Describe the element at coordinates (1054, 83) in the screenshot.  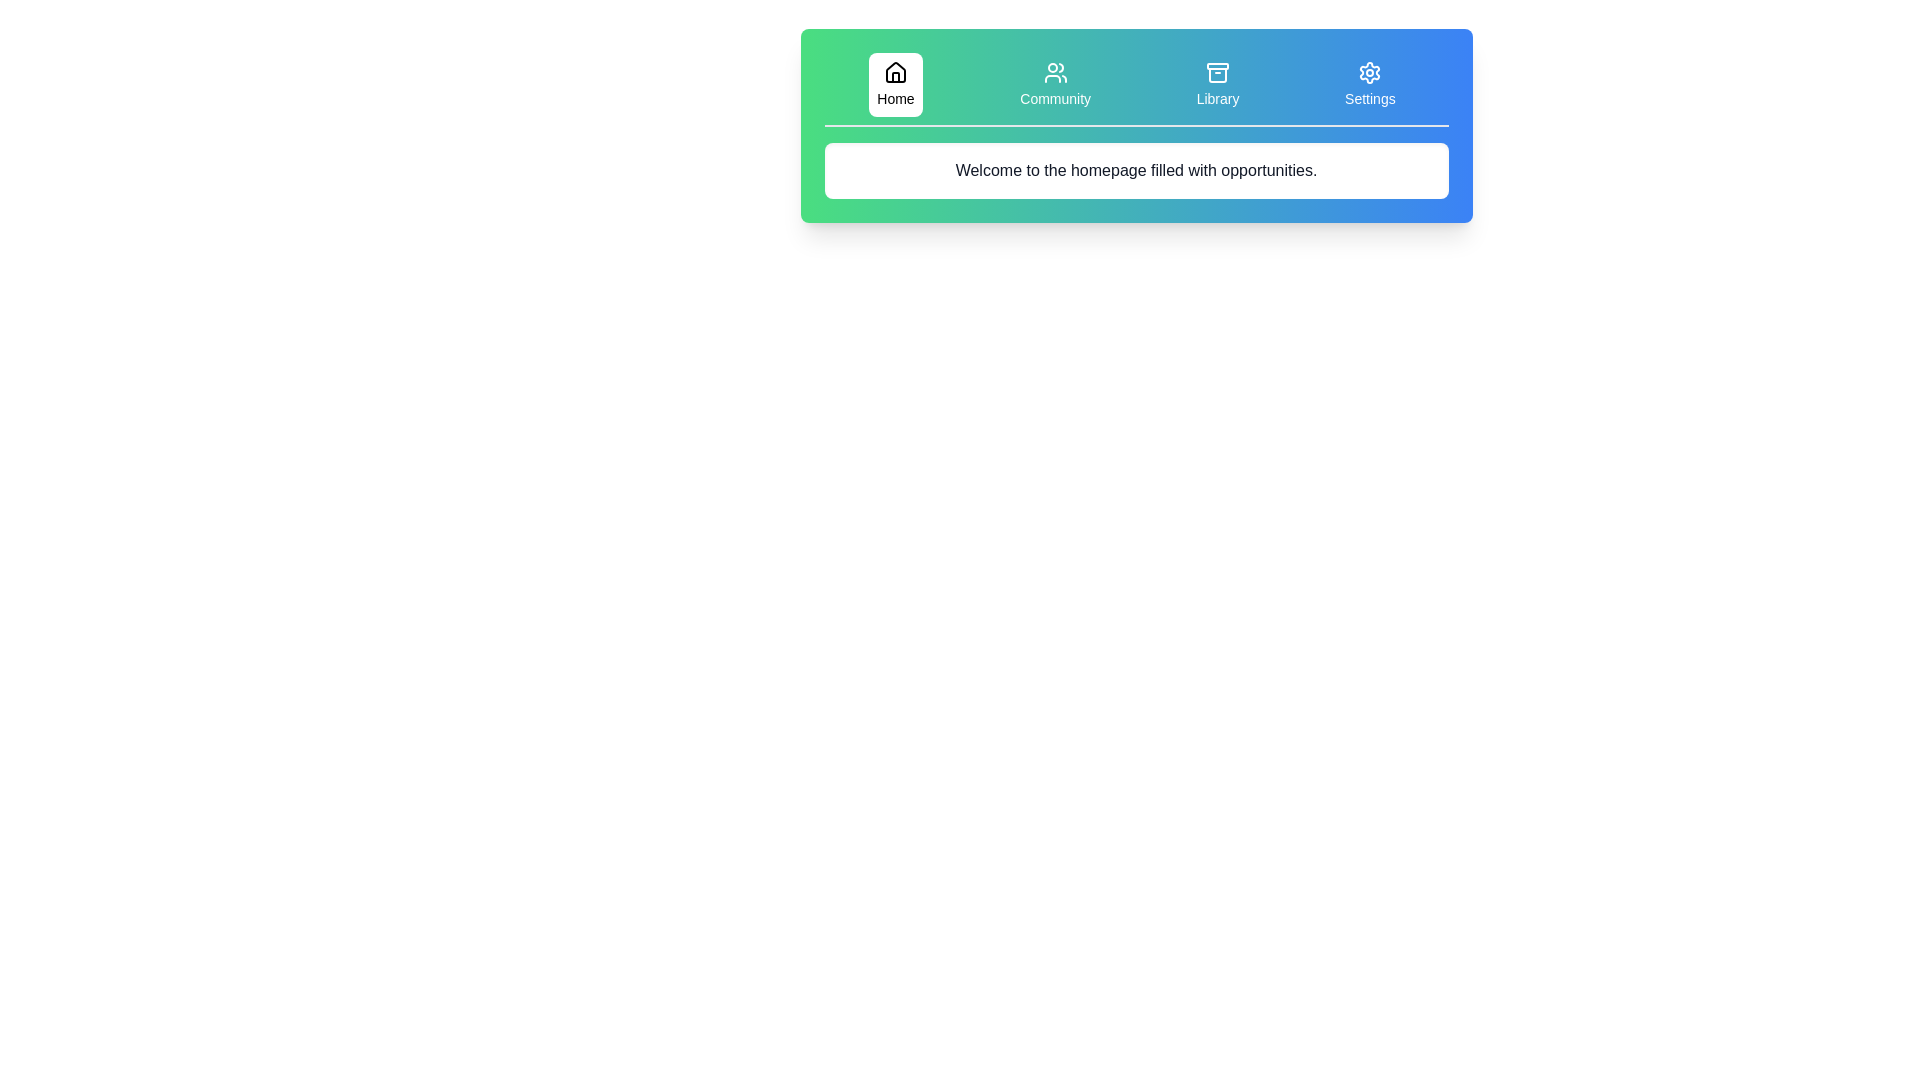
I see `the Community tab to display its content` at that location.